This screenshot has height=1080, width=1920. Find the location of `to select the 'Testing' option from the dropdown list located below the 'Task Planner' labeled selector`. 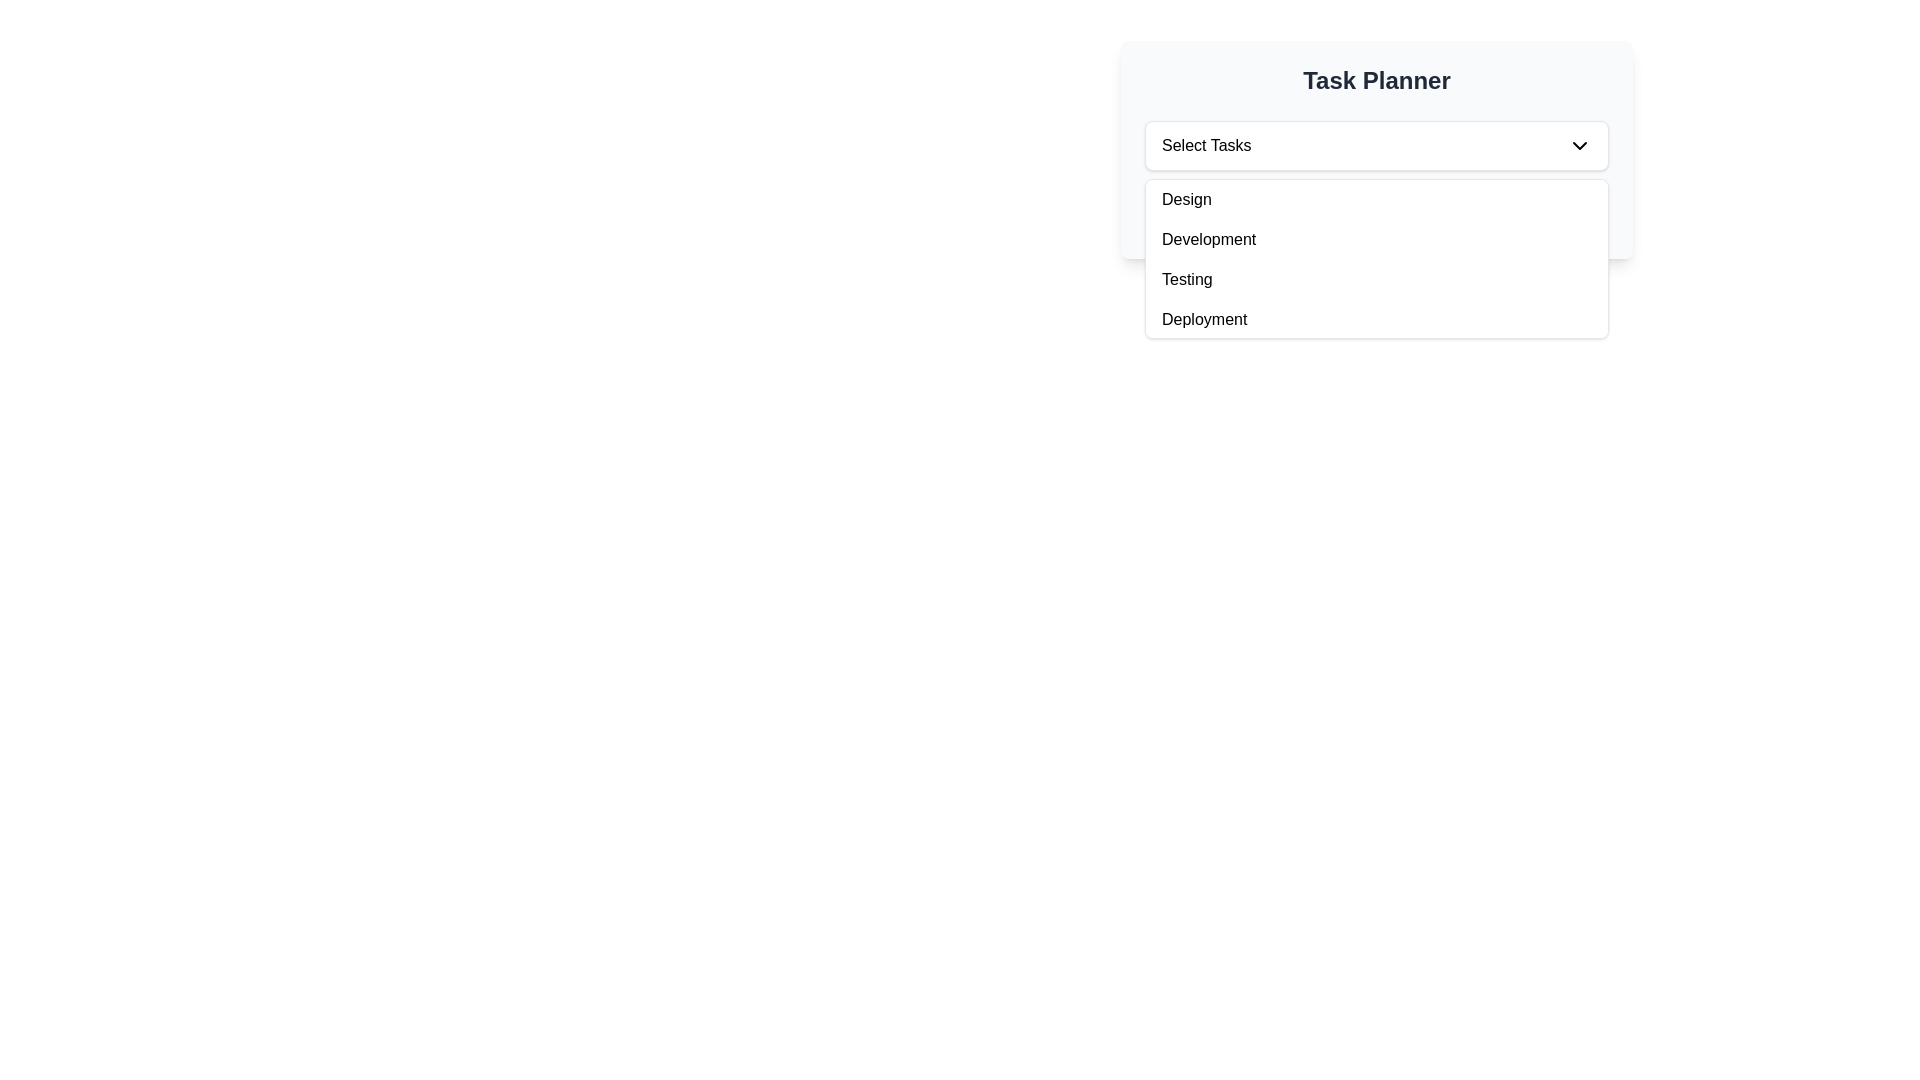

to select the 'Testing' option from the dropdown list located below the 'Task Planner' labeled selector is located at coordinates (1376, 257).